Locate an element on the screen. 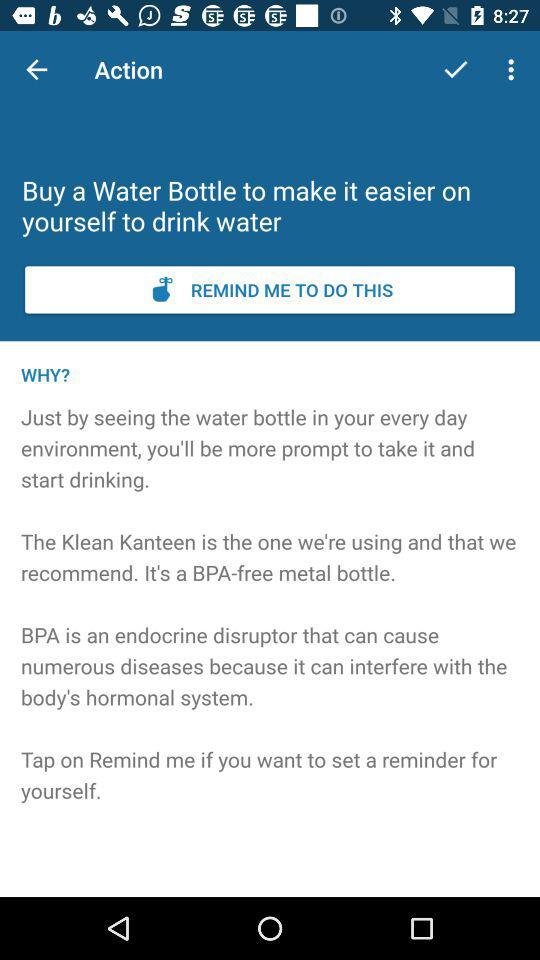 This screenshot has width=540, height=960. item next to action item is located at coordinates (36, 69).